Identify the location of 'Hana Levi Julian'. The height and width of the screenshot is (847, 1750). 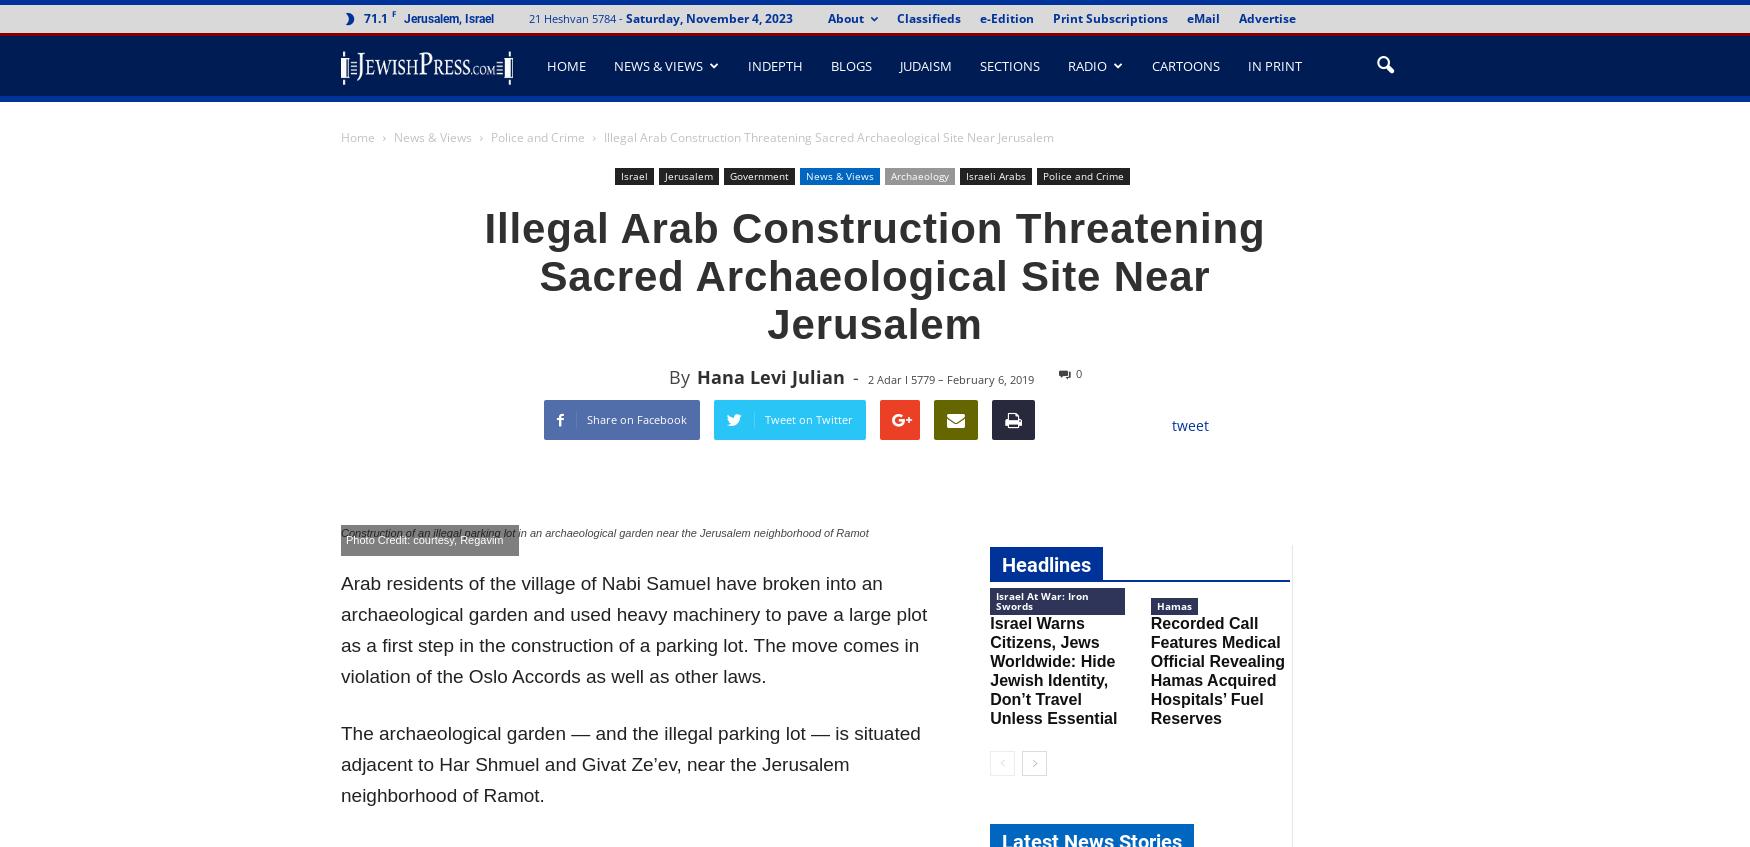
(695, 375).